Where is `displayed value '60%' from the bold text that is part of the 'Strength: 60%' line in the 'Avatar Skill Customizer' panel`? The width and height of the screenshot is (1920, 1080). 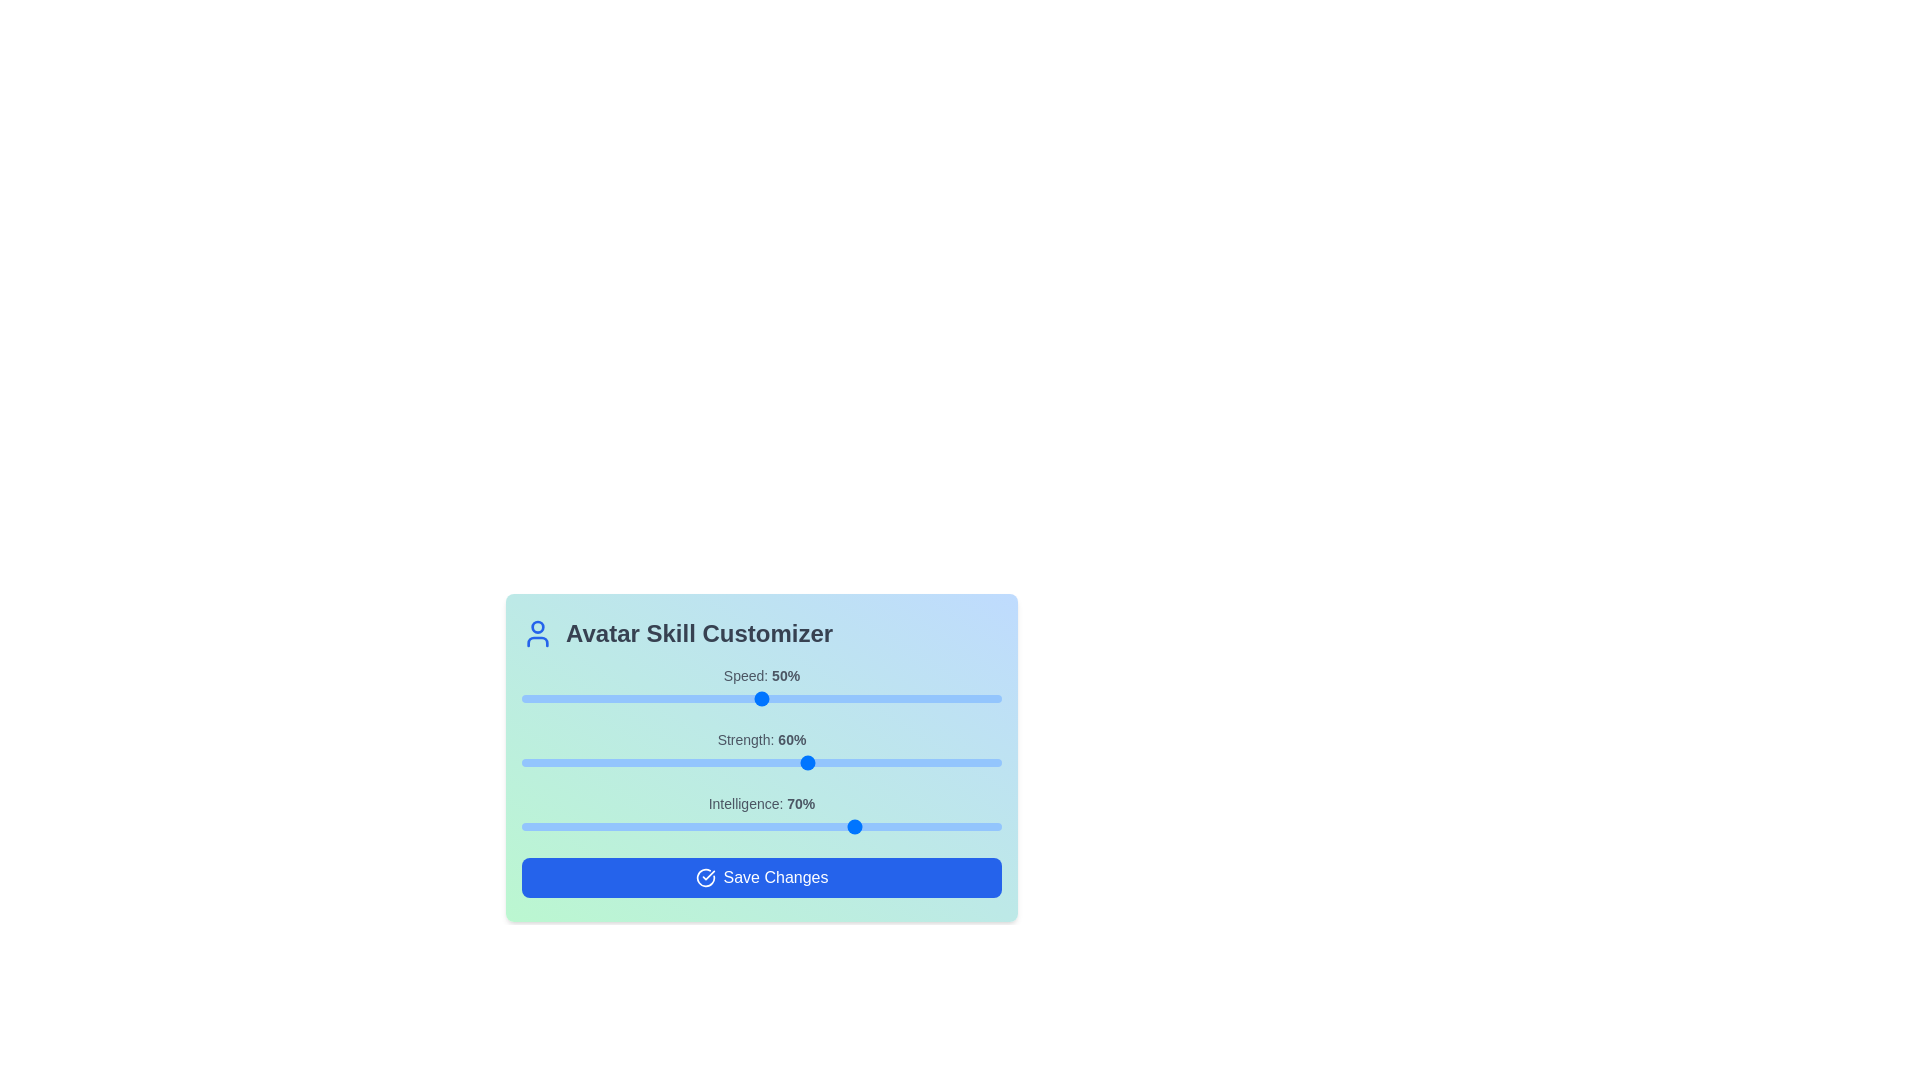
displayed value '60%' from the bold text that is part of the 'Strength: 60%' line in the 'Avatar Skill Customizer' panel is located at coordinates (791, 740).